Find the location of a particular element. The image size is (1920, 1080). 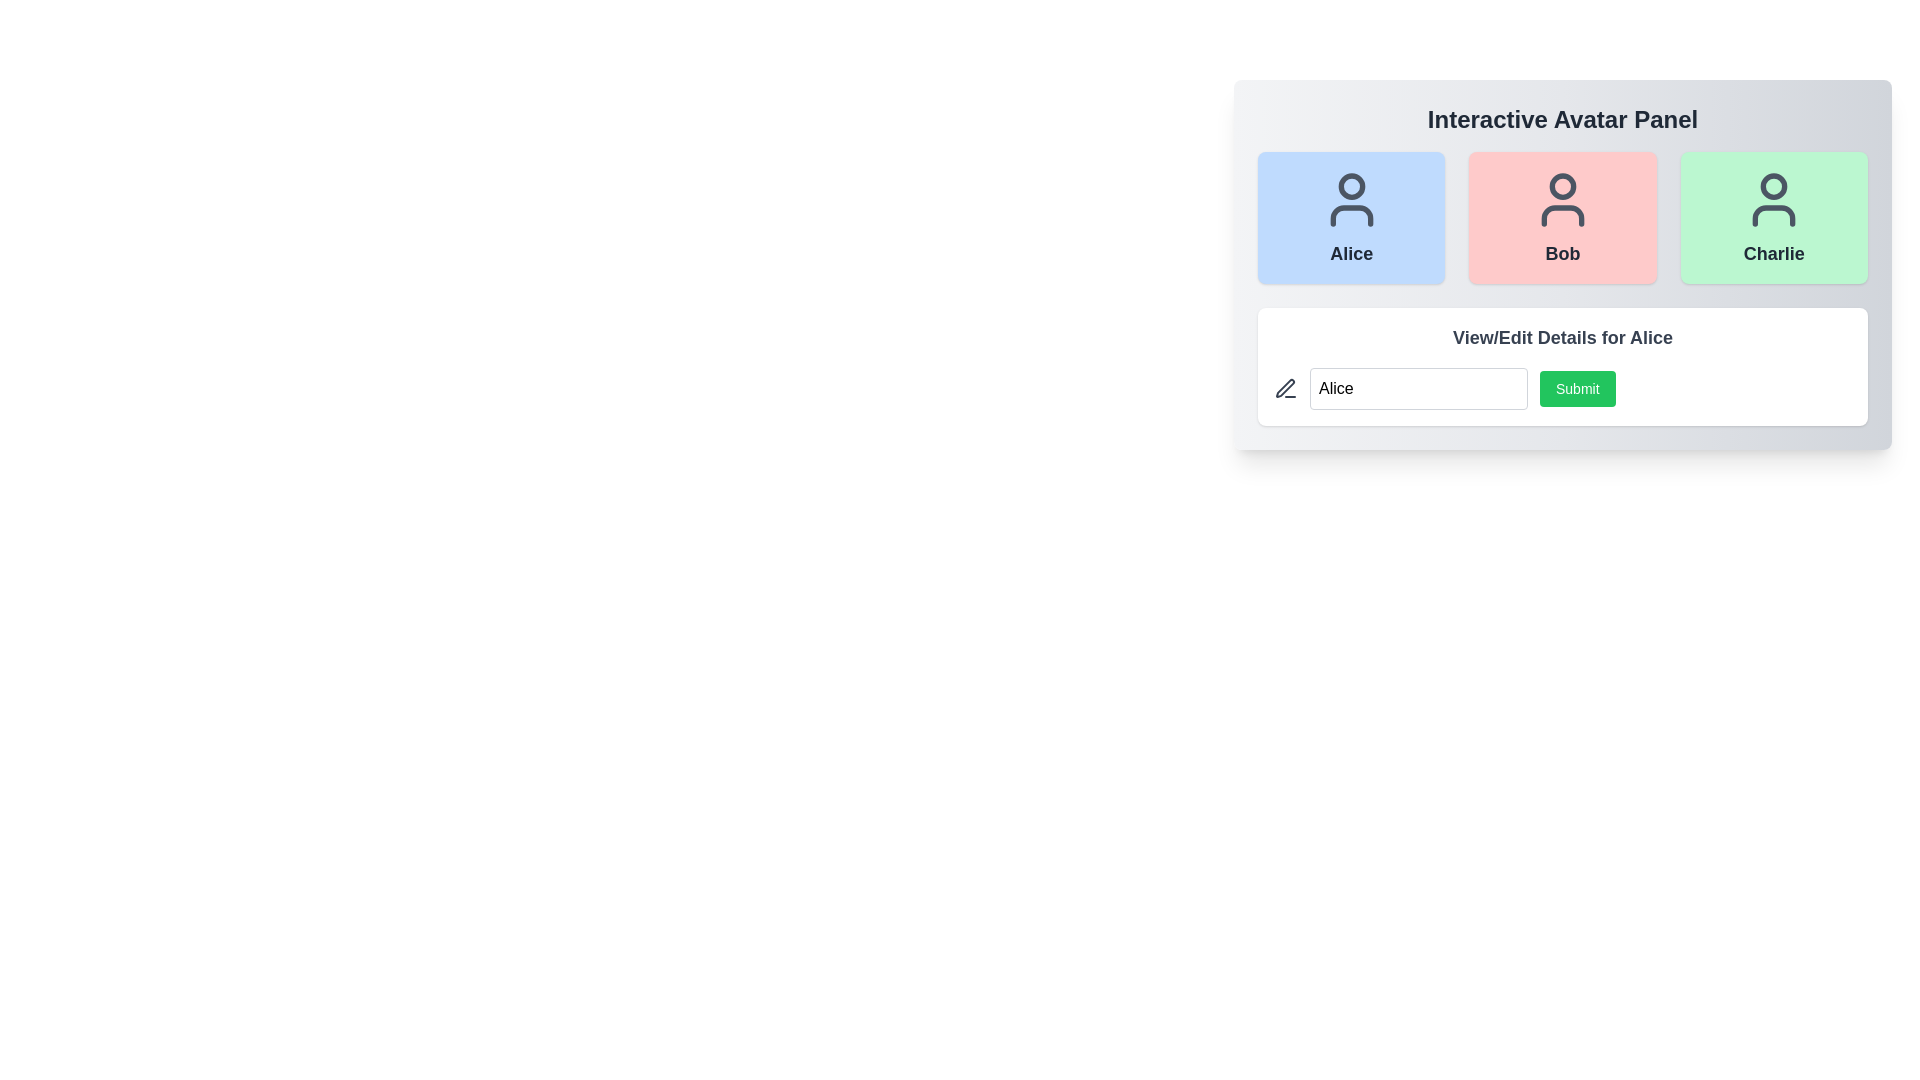

the user profile card representing 'Bob', which is the middle card in the grid layout of the 'Interactive Avatar Panel' is located at coordinates (1562, 218).